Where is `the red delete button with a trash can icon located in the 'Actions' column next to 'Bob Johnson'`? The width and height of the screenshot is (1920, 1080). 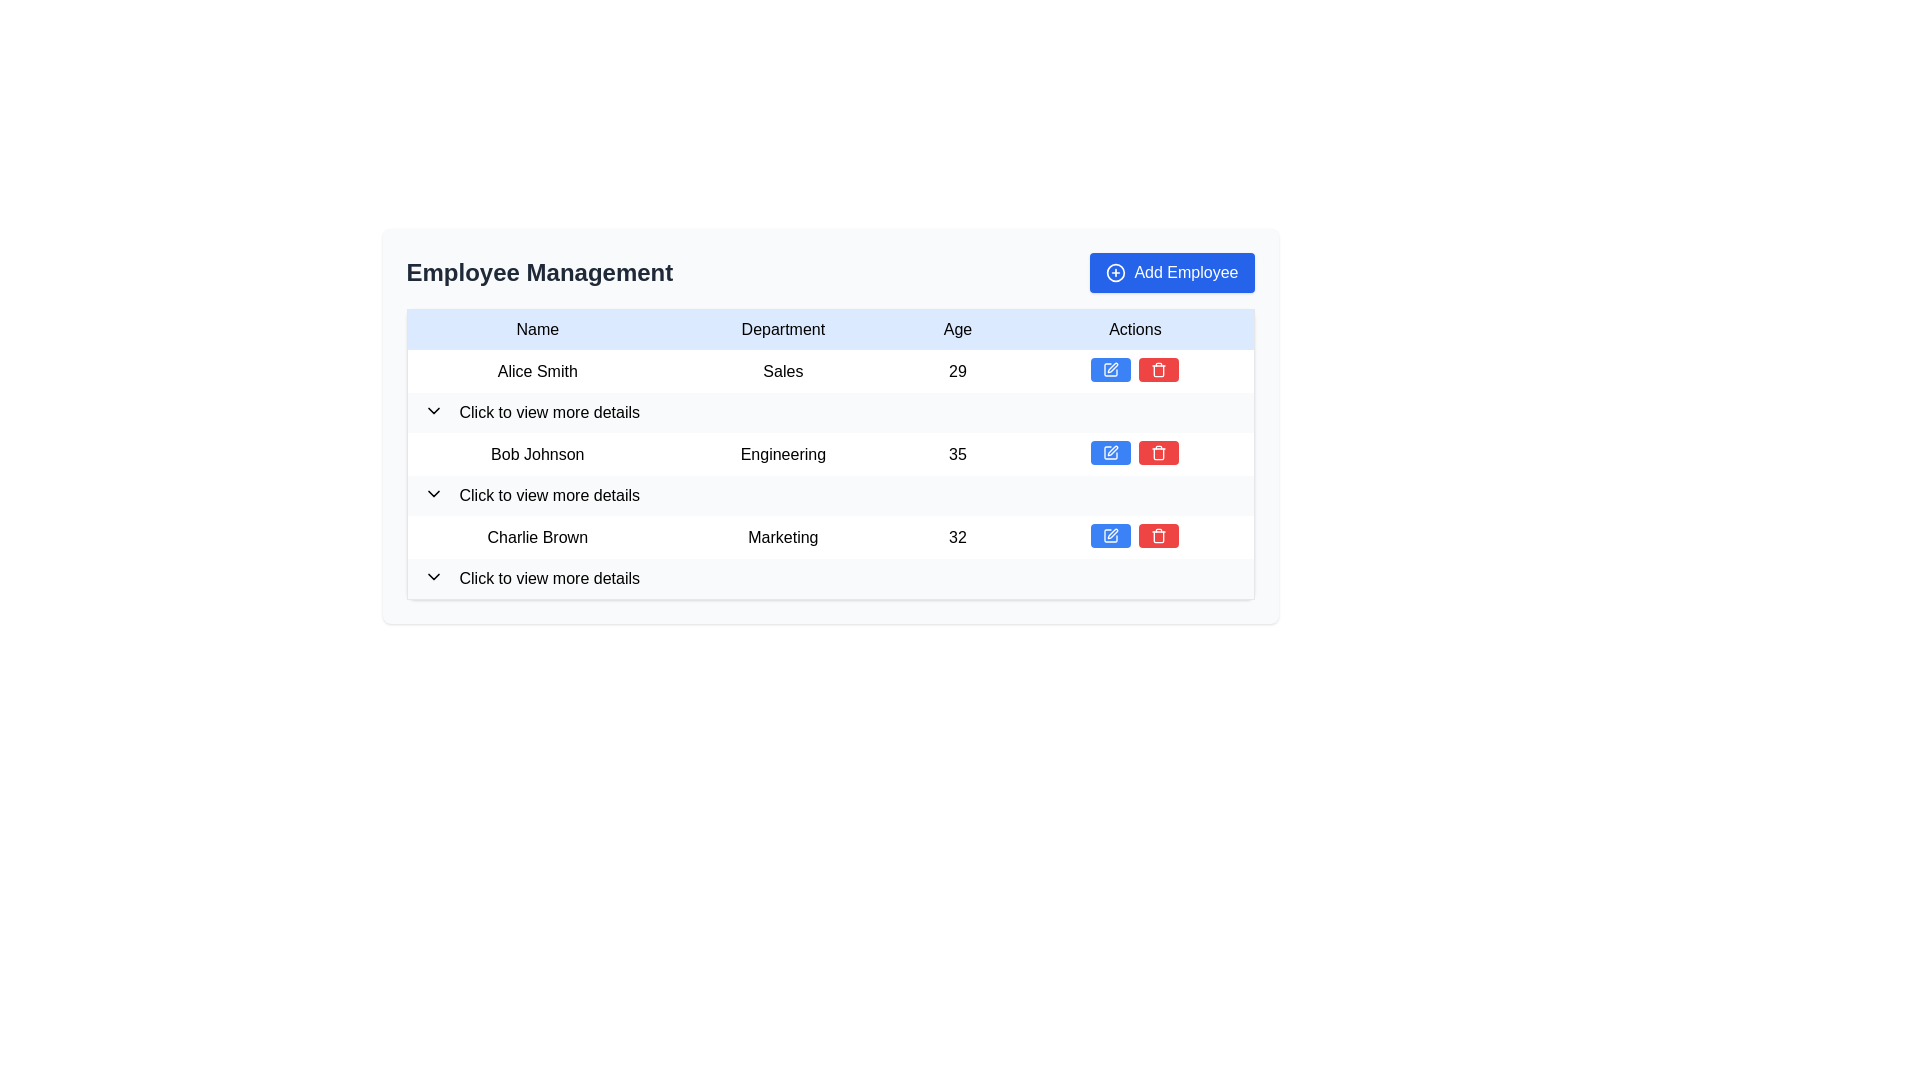 the red delete button with a trash can icon located in the 'Actions' column next to 'Bob Johnson' is located at coordinates (1158, 452).